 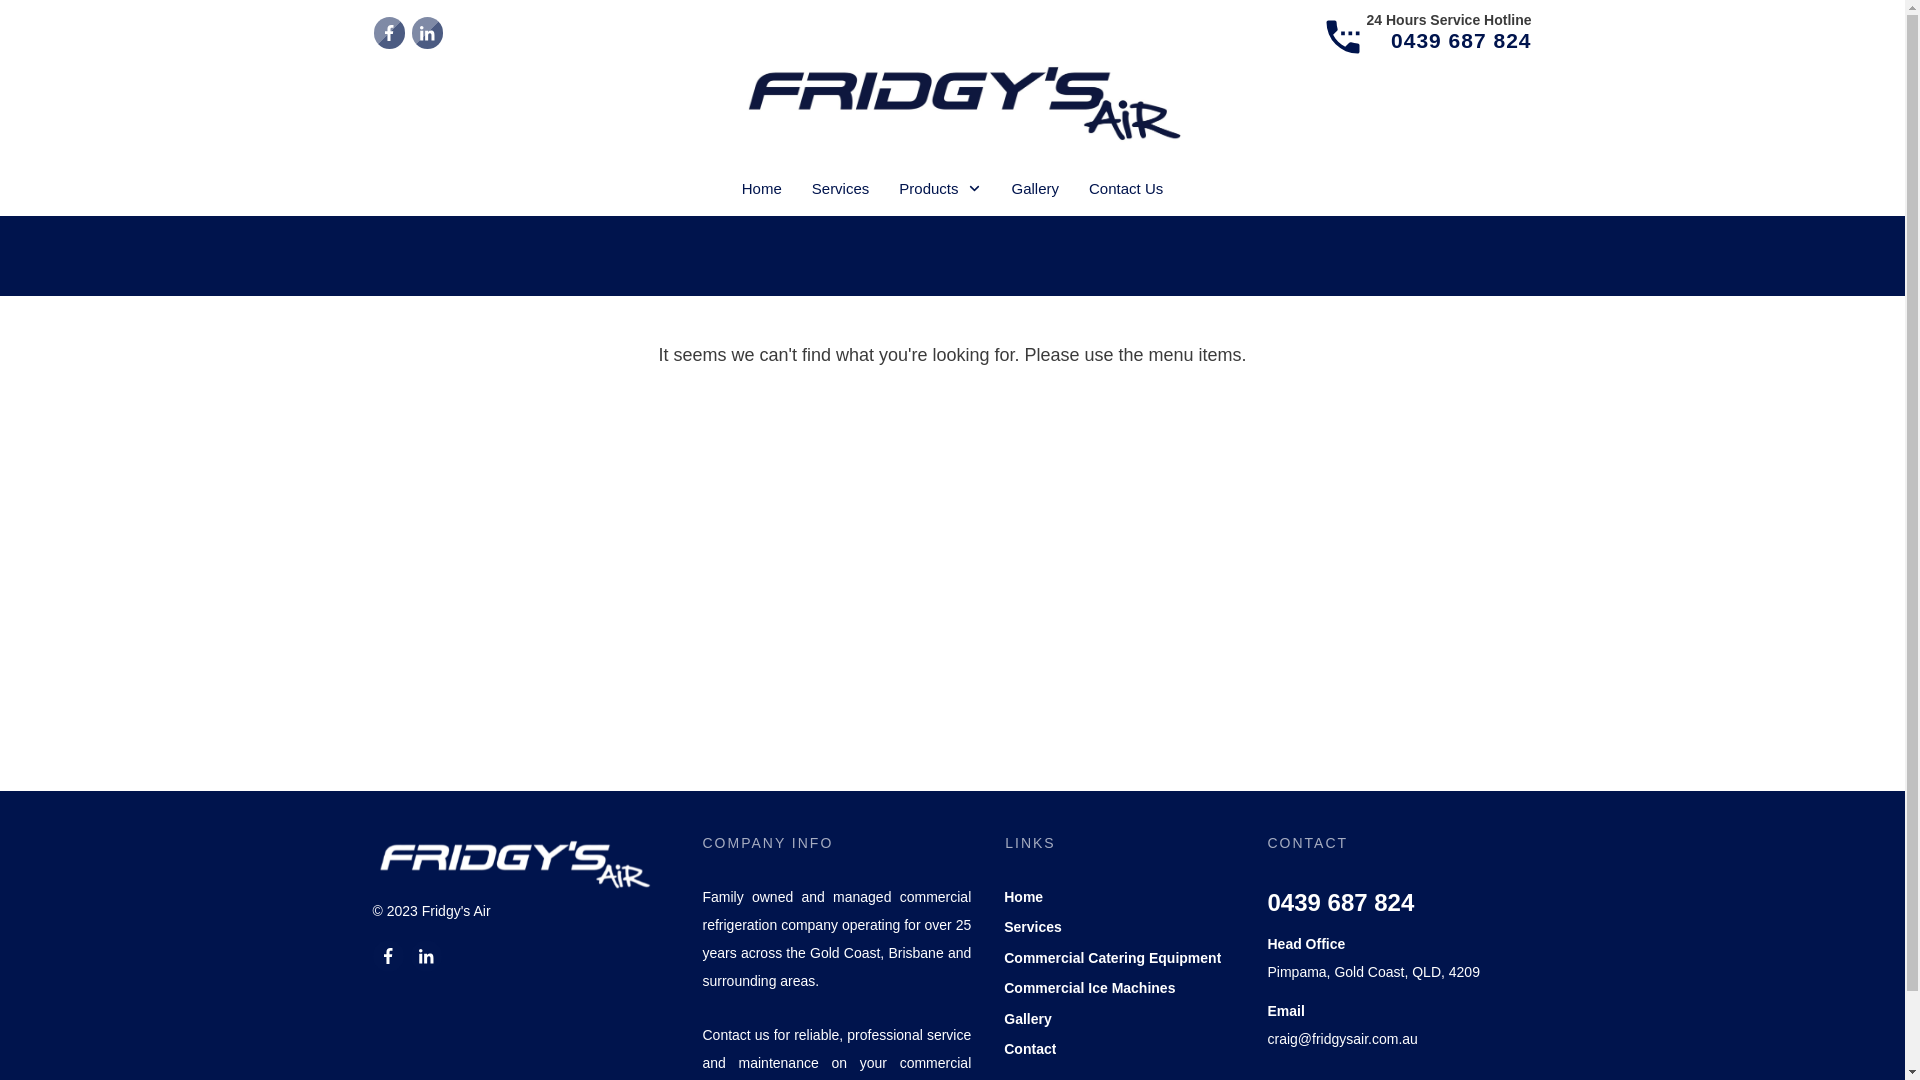 What do you see at coordinates (840, 189) in the screenshot?
I see `'Services'` at bounding box center [840, 189].